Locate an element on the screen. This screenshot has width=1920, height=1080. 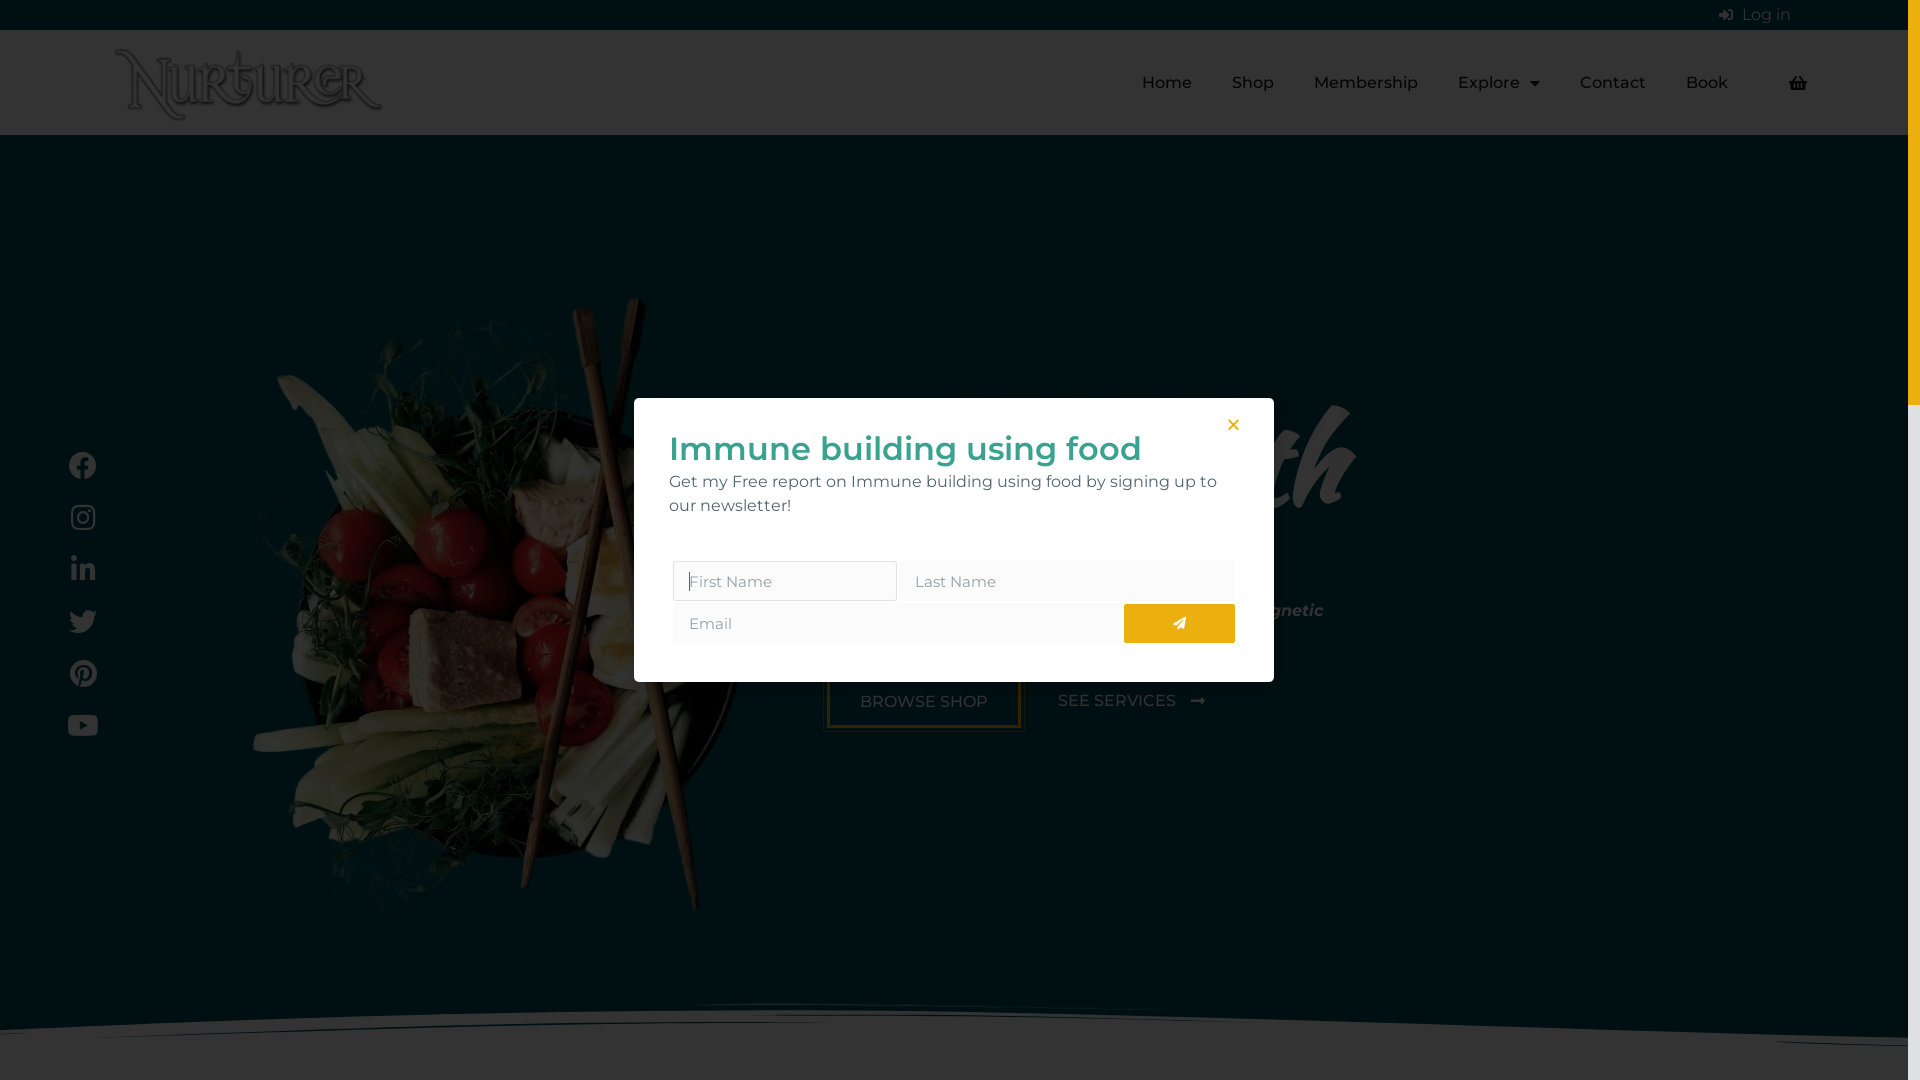
'Membership' is located at coordinates (1365, 82).